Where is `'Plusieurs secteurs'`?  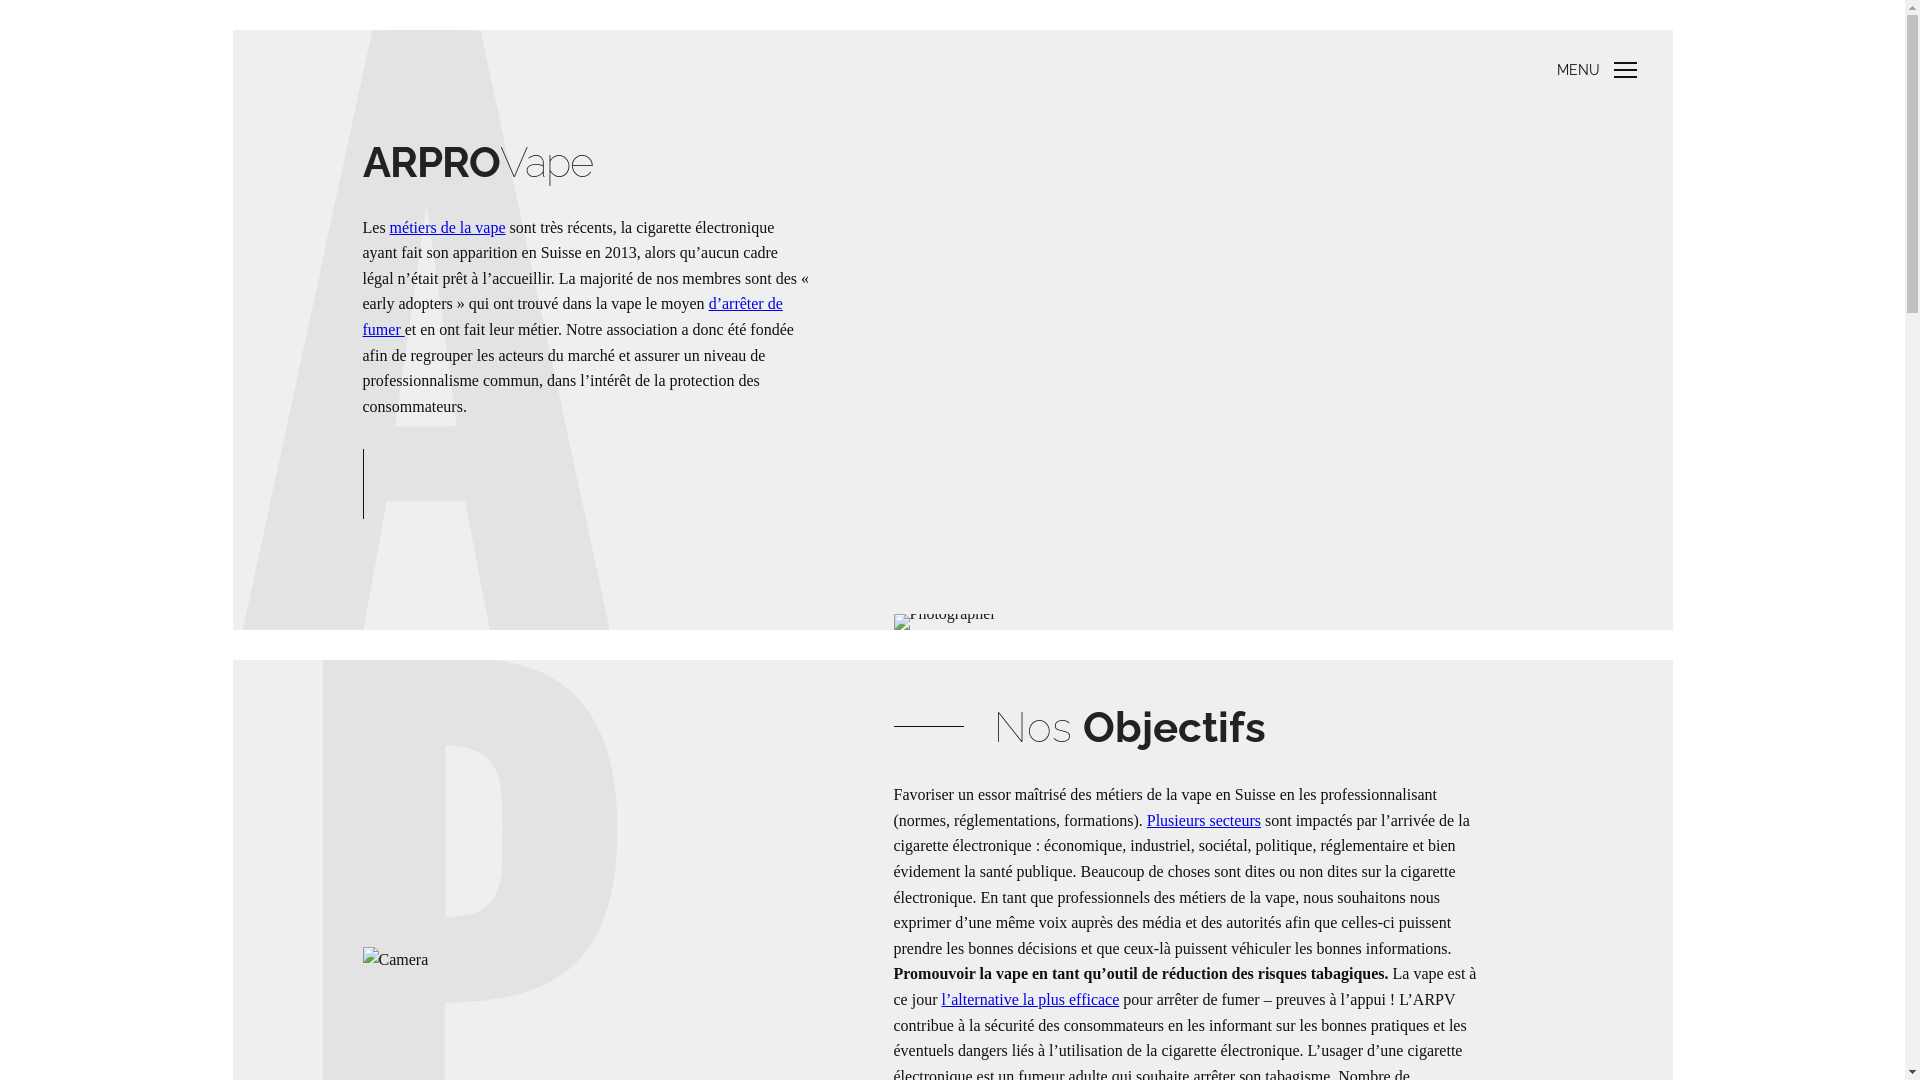 'Plusieurs secteurs' is located at coordinates (1203, 820).